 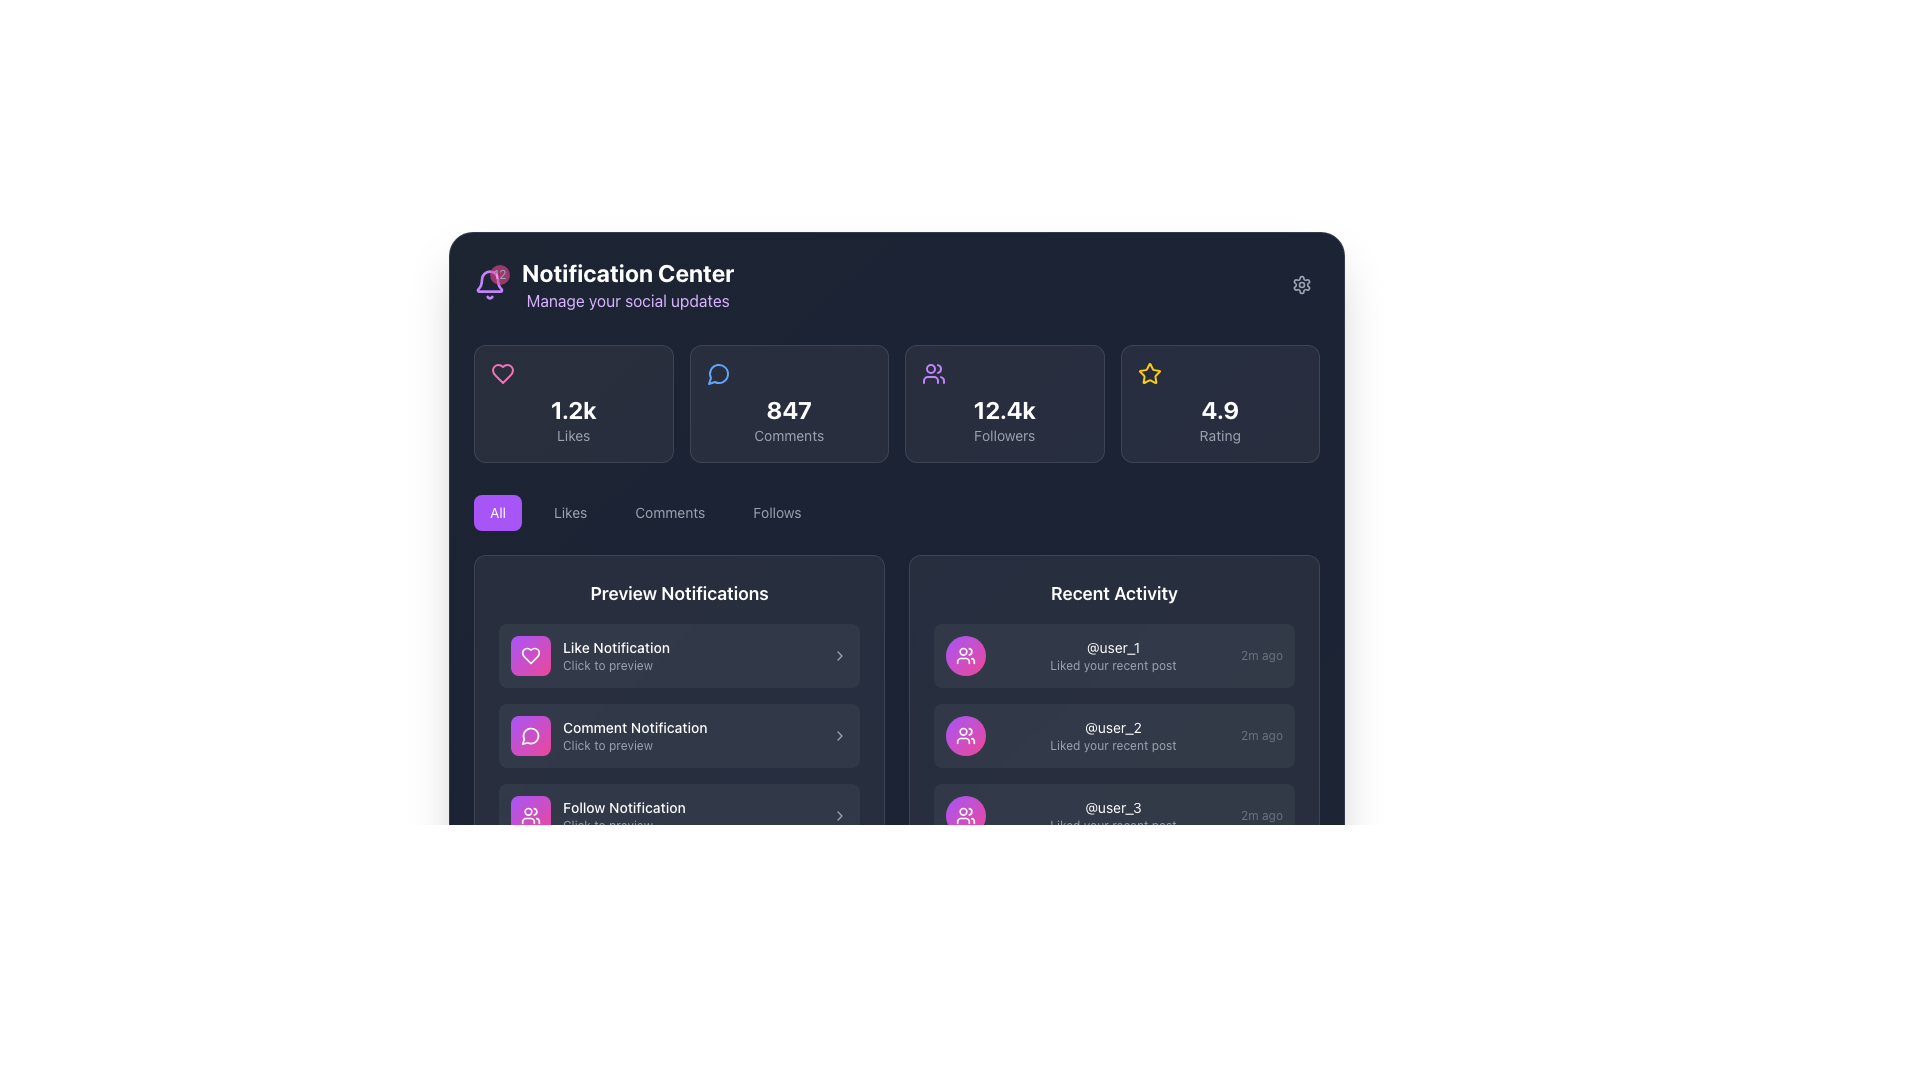 What do you see at coordinates (572, 434) in the screenshot?
I see `the small gray text label displaying 'Likes', which is positioned below the '1.2k' text in the first card of the Notification Center summary section` at bounding box center [572, 434].